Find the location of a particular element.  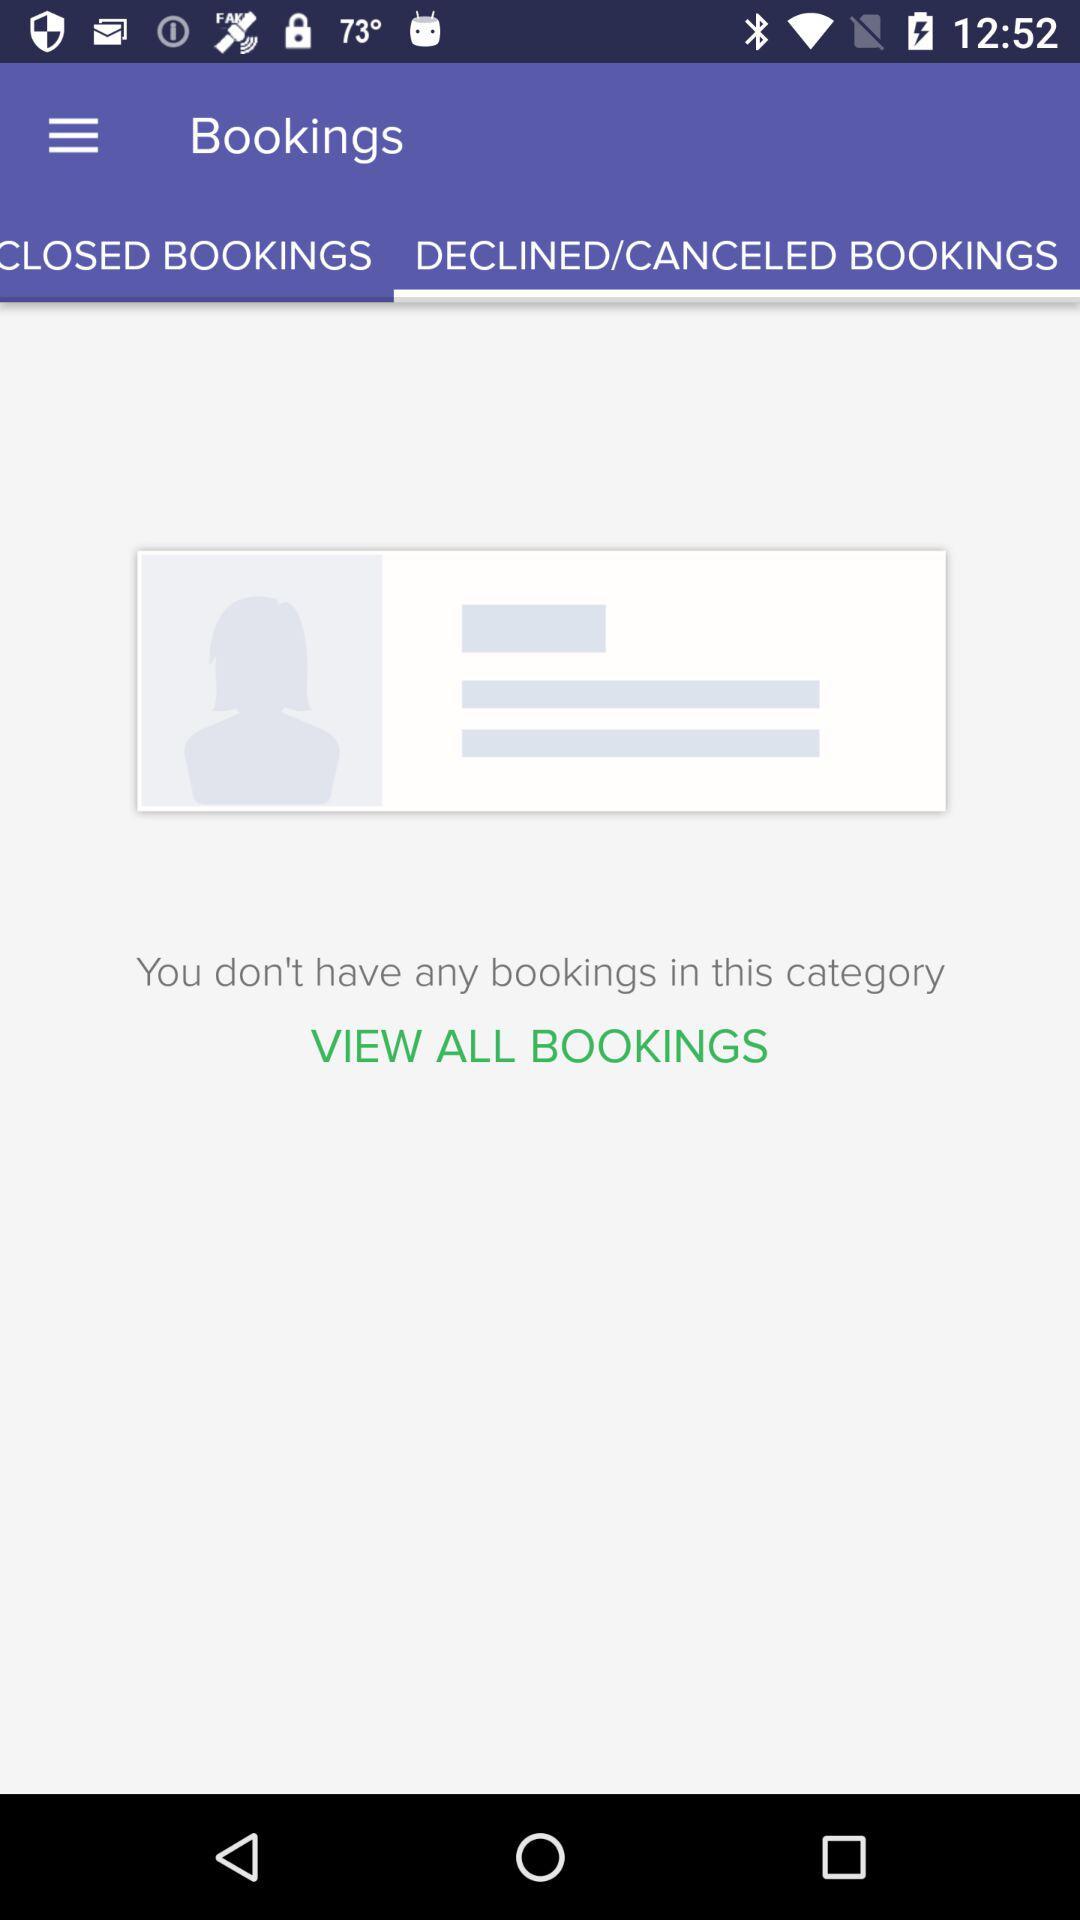

icon next to expired/closed bookings icon is located at coordinates (736, 255).